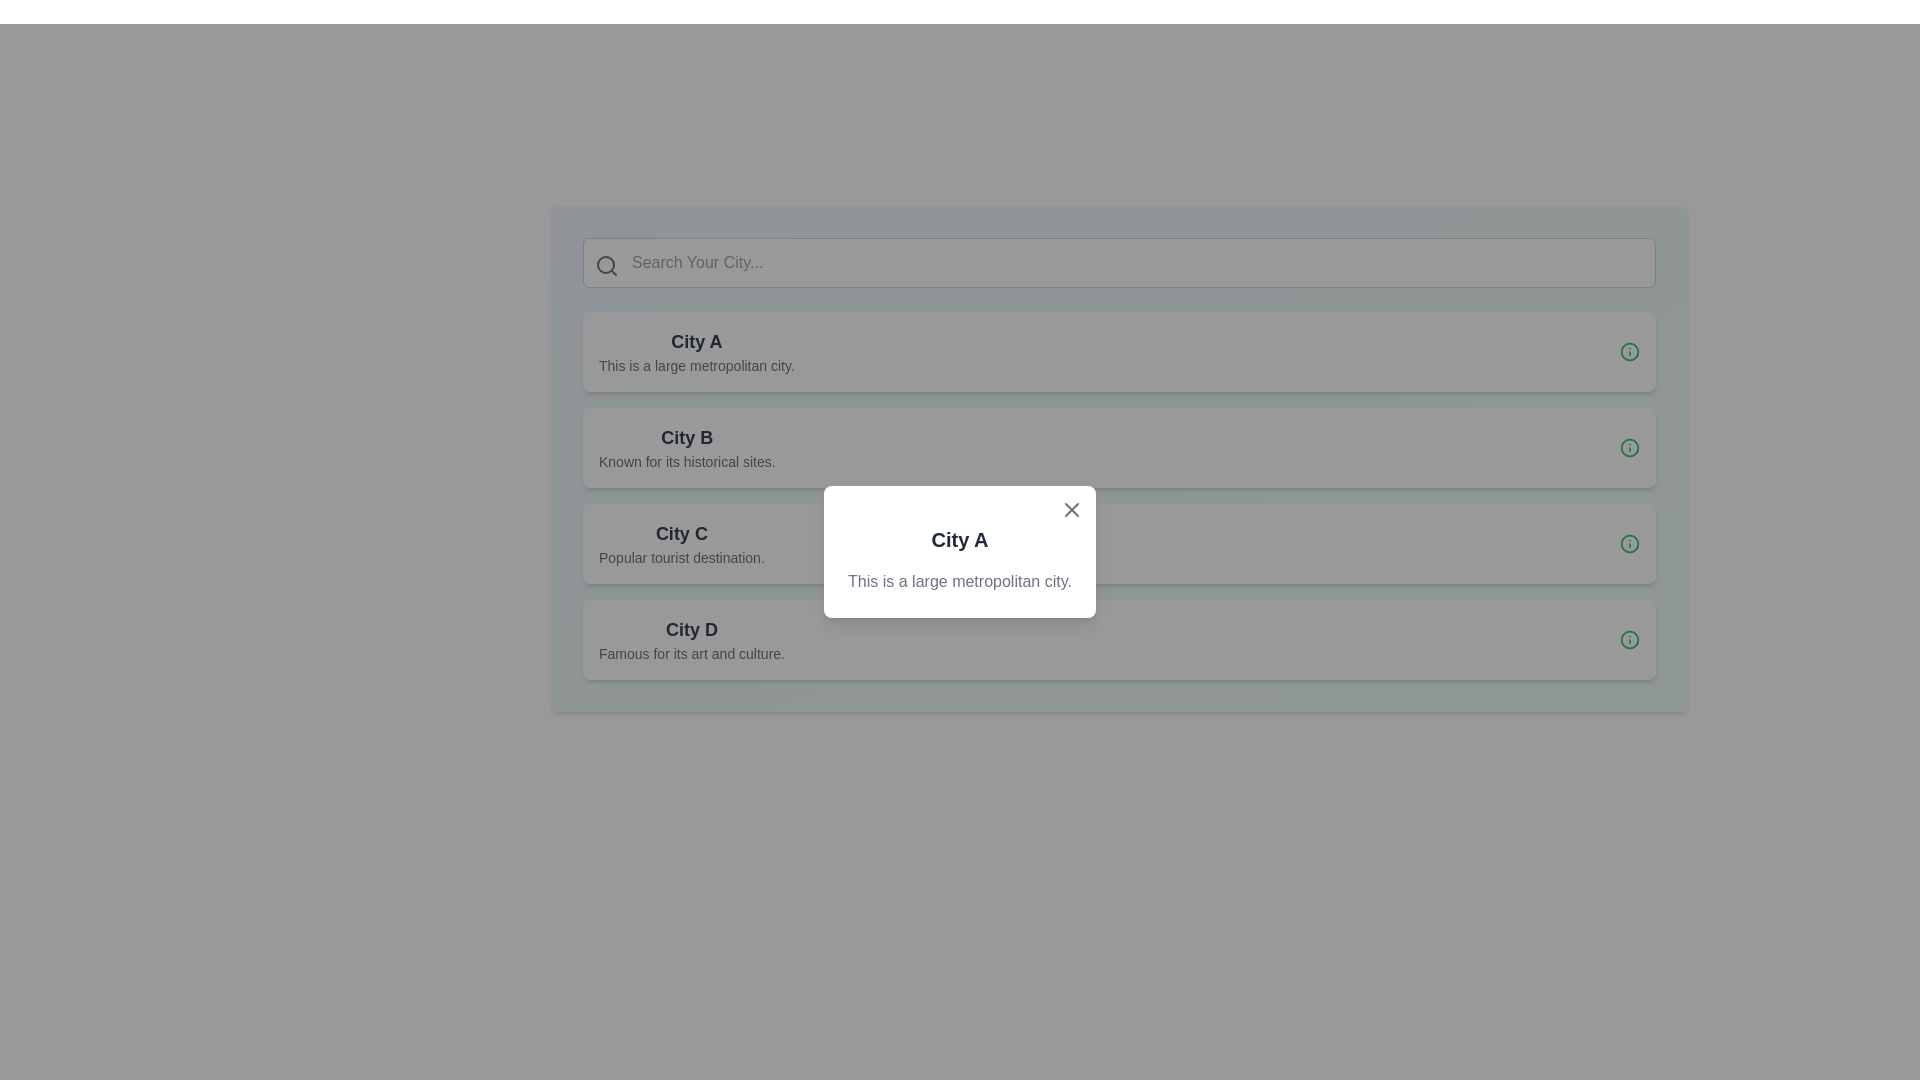  I want to click on the text element displaying 'This is a large metropolitan city.' which is located below the header 'City A' in a card-style modal, so click(960, 582).